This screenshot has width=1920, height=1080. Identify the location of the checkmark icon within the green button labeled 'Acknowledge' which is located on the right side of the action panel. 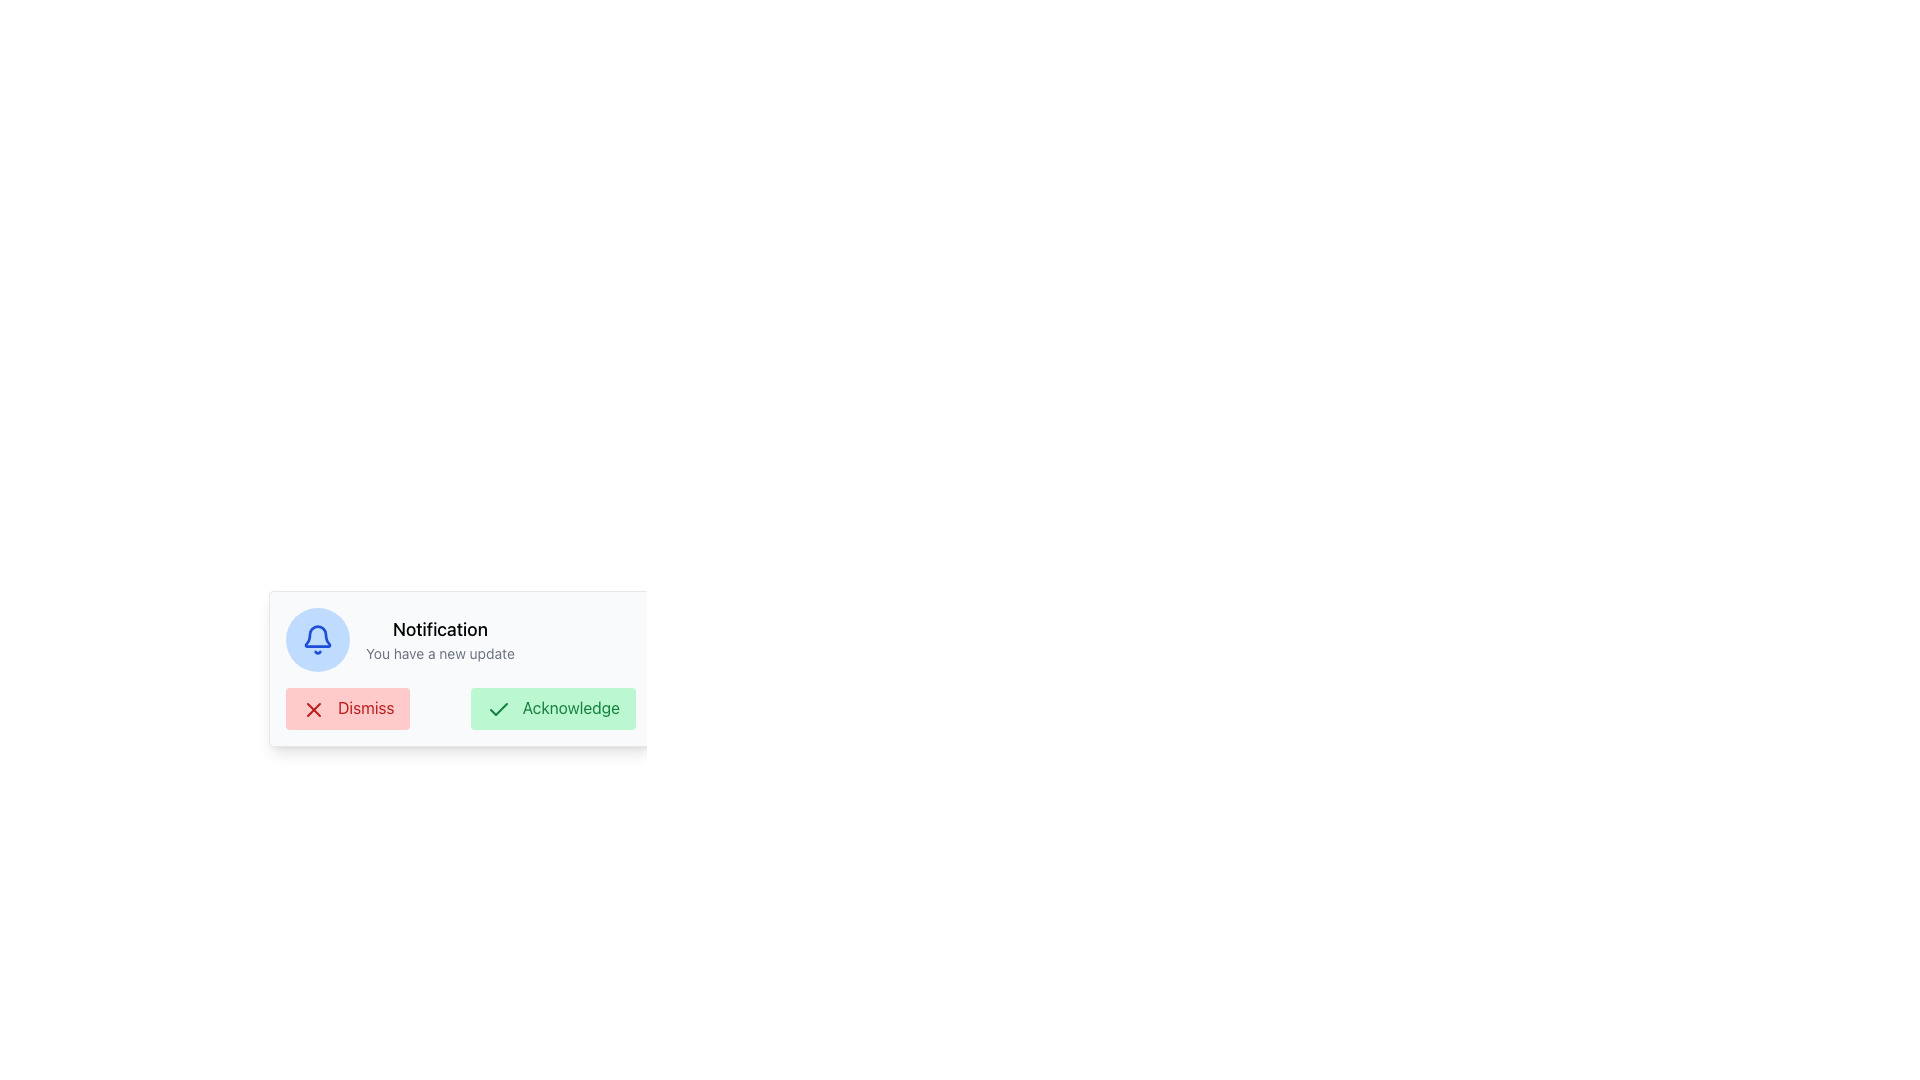
(498, 708).